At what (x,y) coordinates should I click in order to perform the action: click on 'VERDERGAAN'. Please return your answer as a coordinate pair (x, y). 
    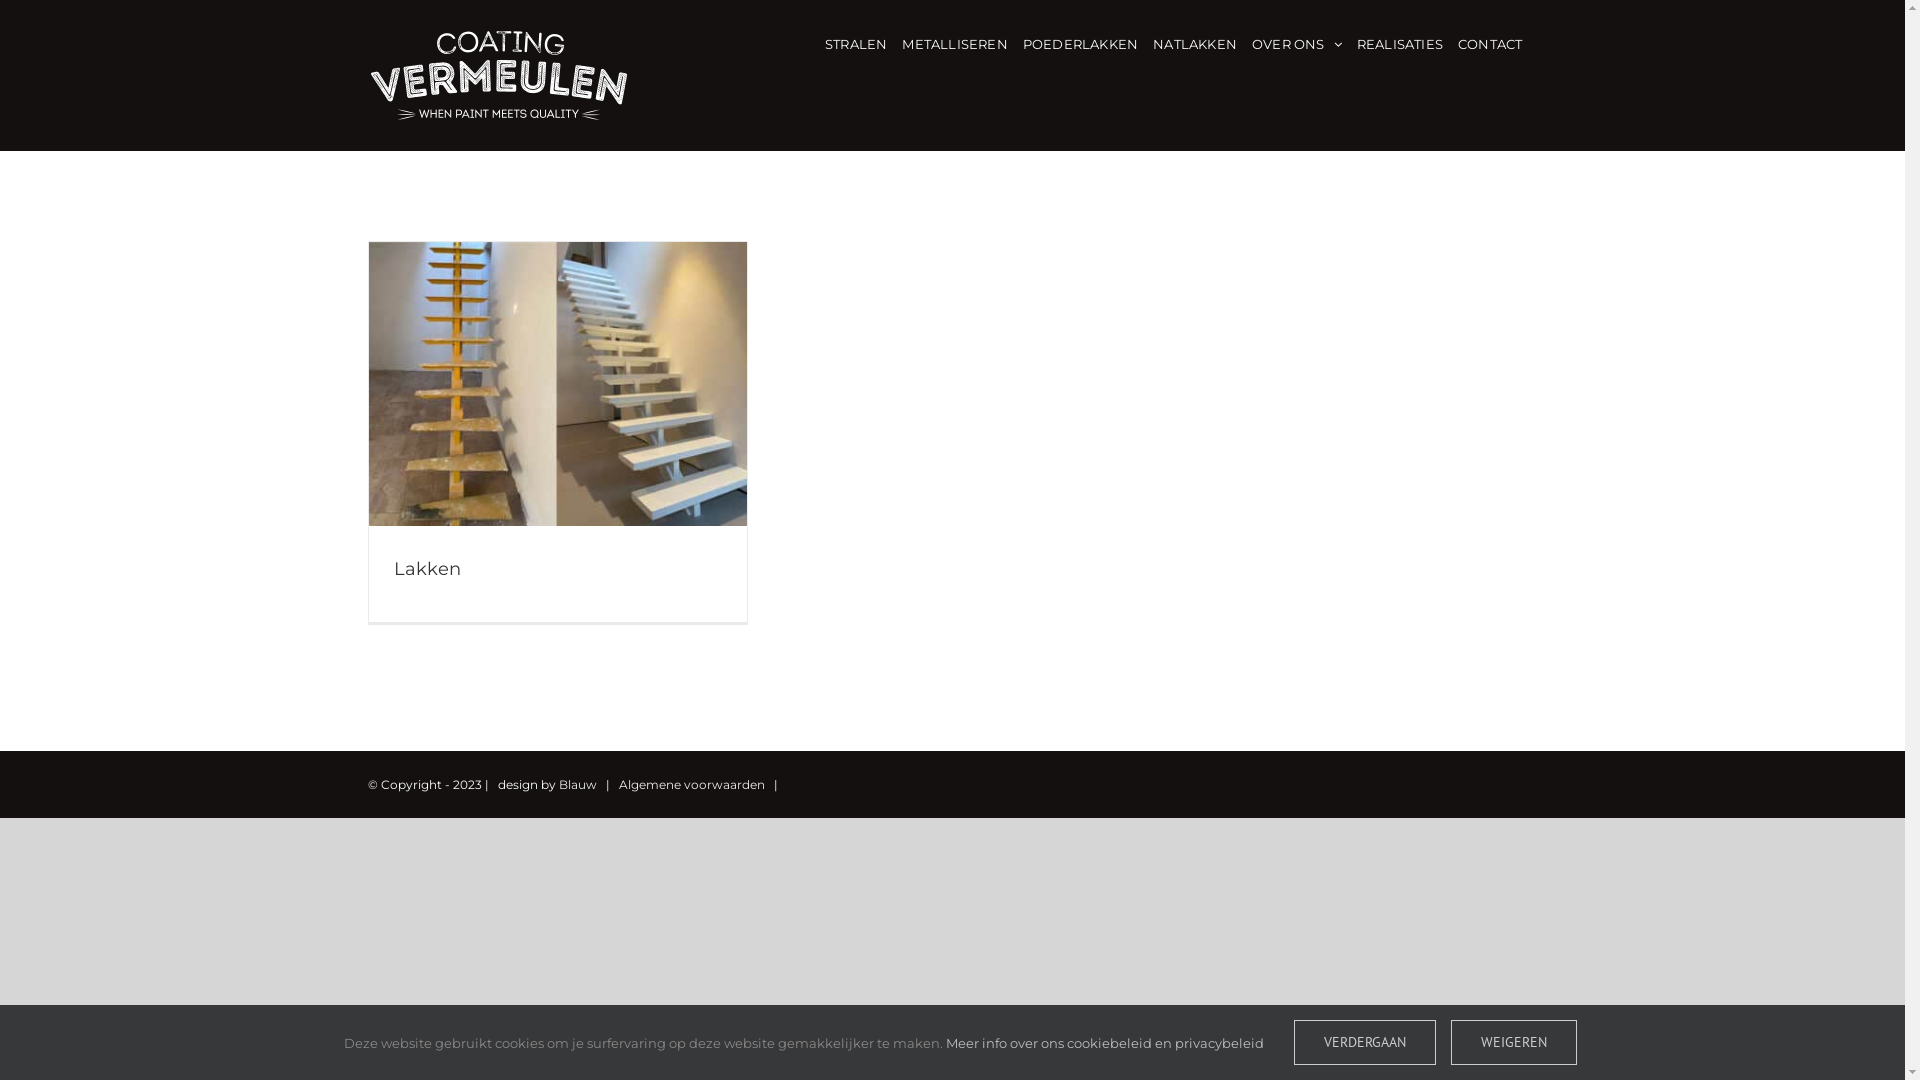
    Looking at the image, I should click on (1363, 1041).